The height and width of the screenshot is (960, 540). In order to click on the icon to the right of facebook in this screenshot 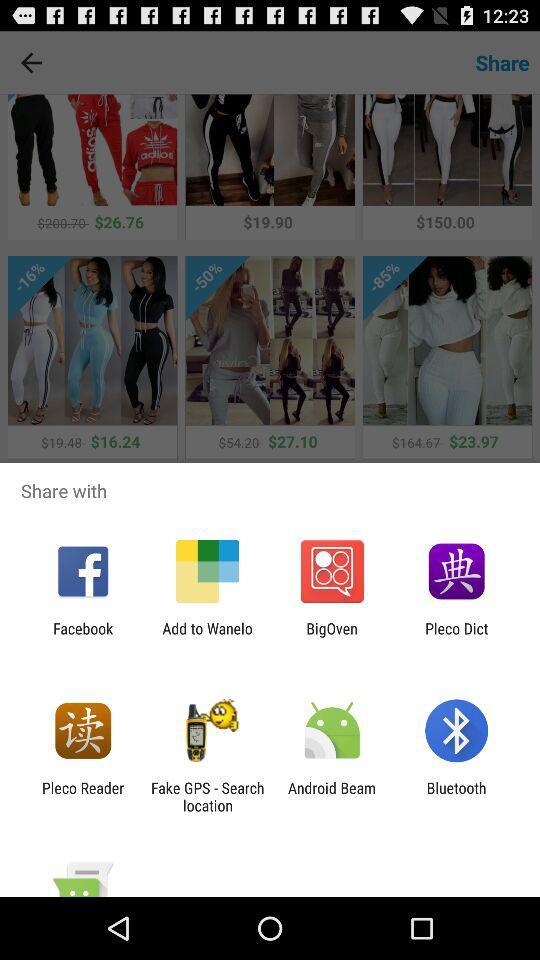, I will do `click(206, 636)`.